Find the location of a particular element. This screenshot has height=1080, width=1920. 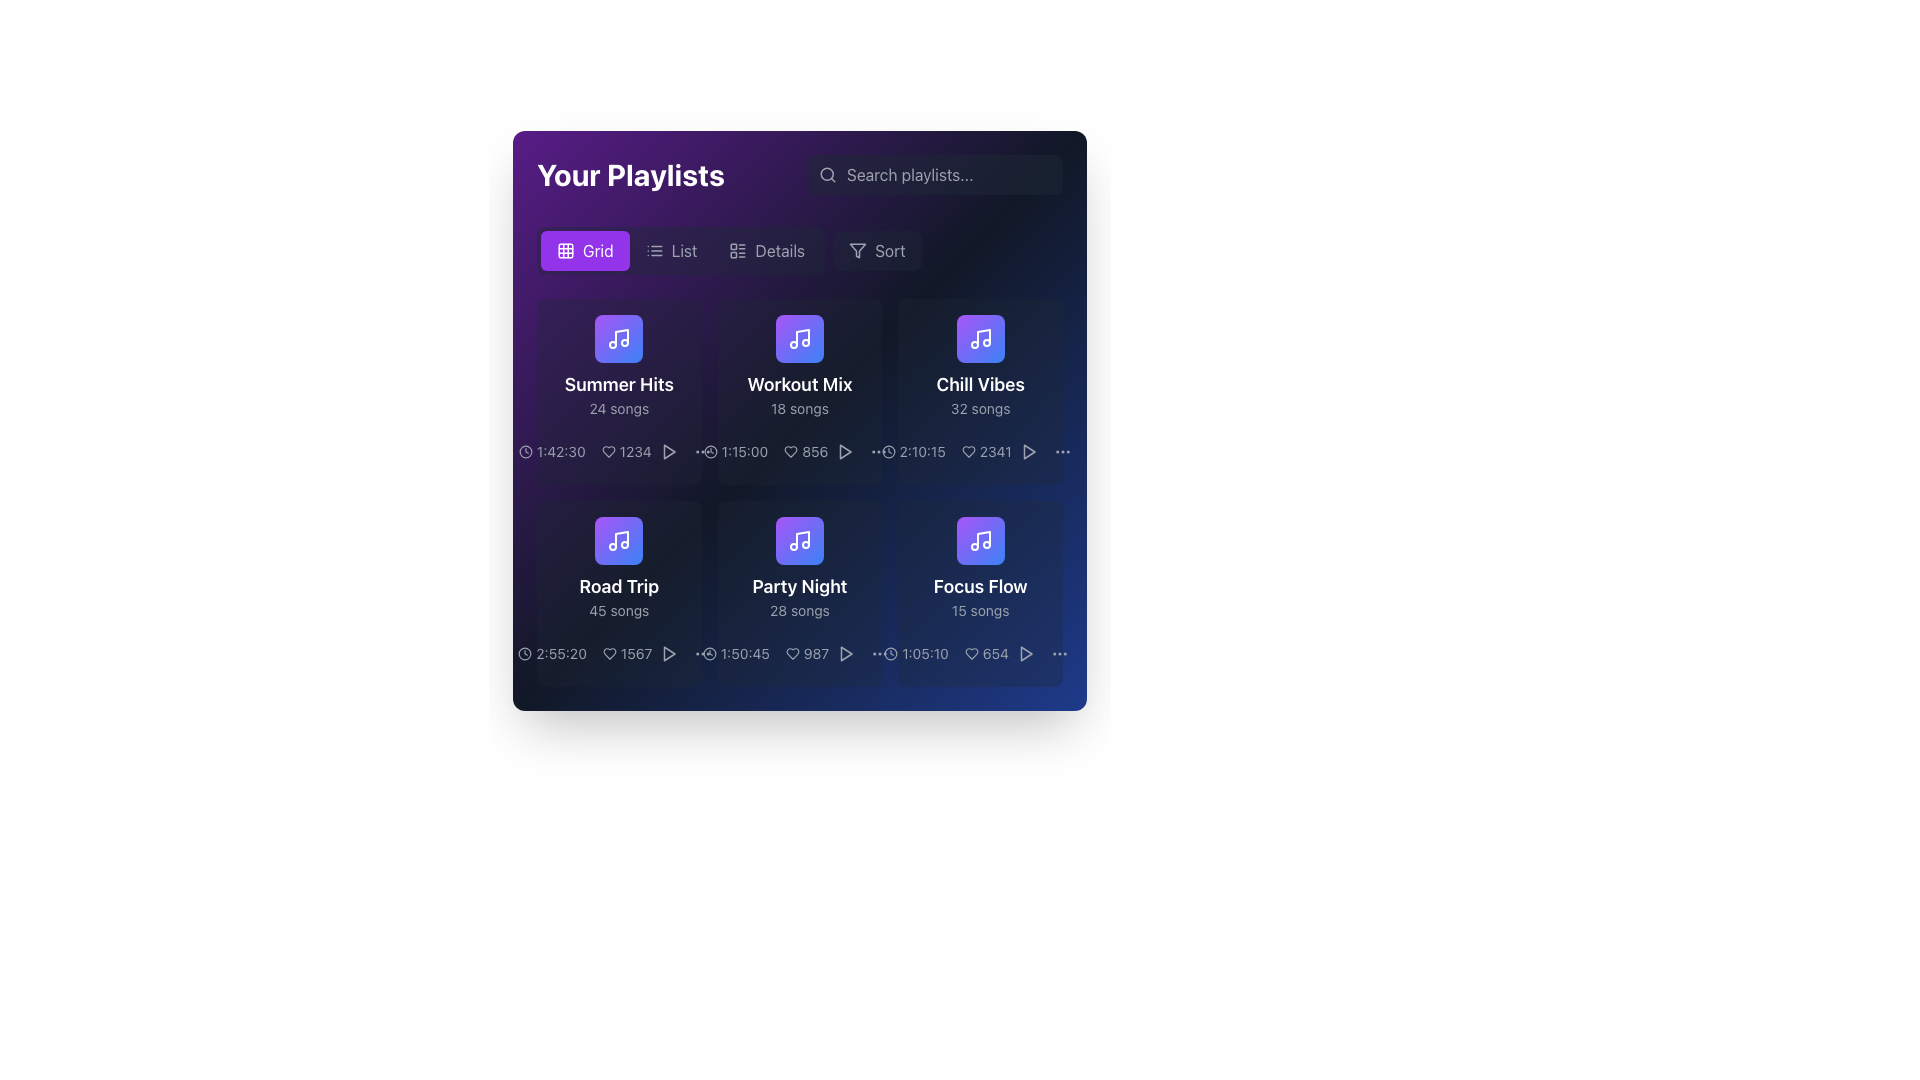

the Text Label that displays the number of songs in the 'Workout Mix' playlist, located below the title in the second row, middle column of the grid layout is located at coordinates (800, 407).